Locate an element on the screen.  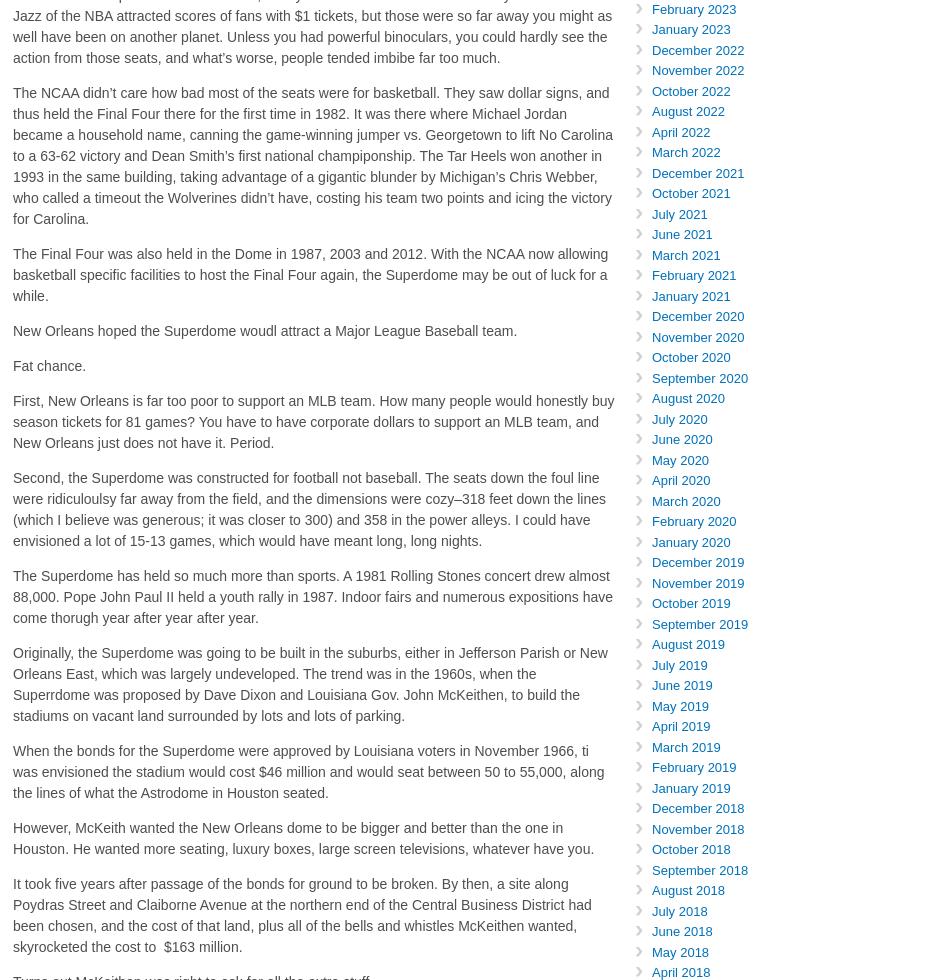
'When the bonds for the Superdome were approved by Louisiana voters in November 1966, ti was envisioned the stadium would cost $46 million and would seat between 50 to 55,000, along the lines of what the Astrodome in Houston seated.' is located at coordinates (12, 770).